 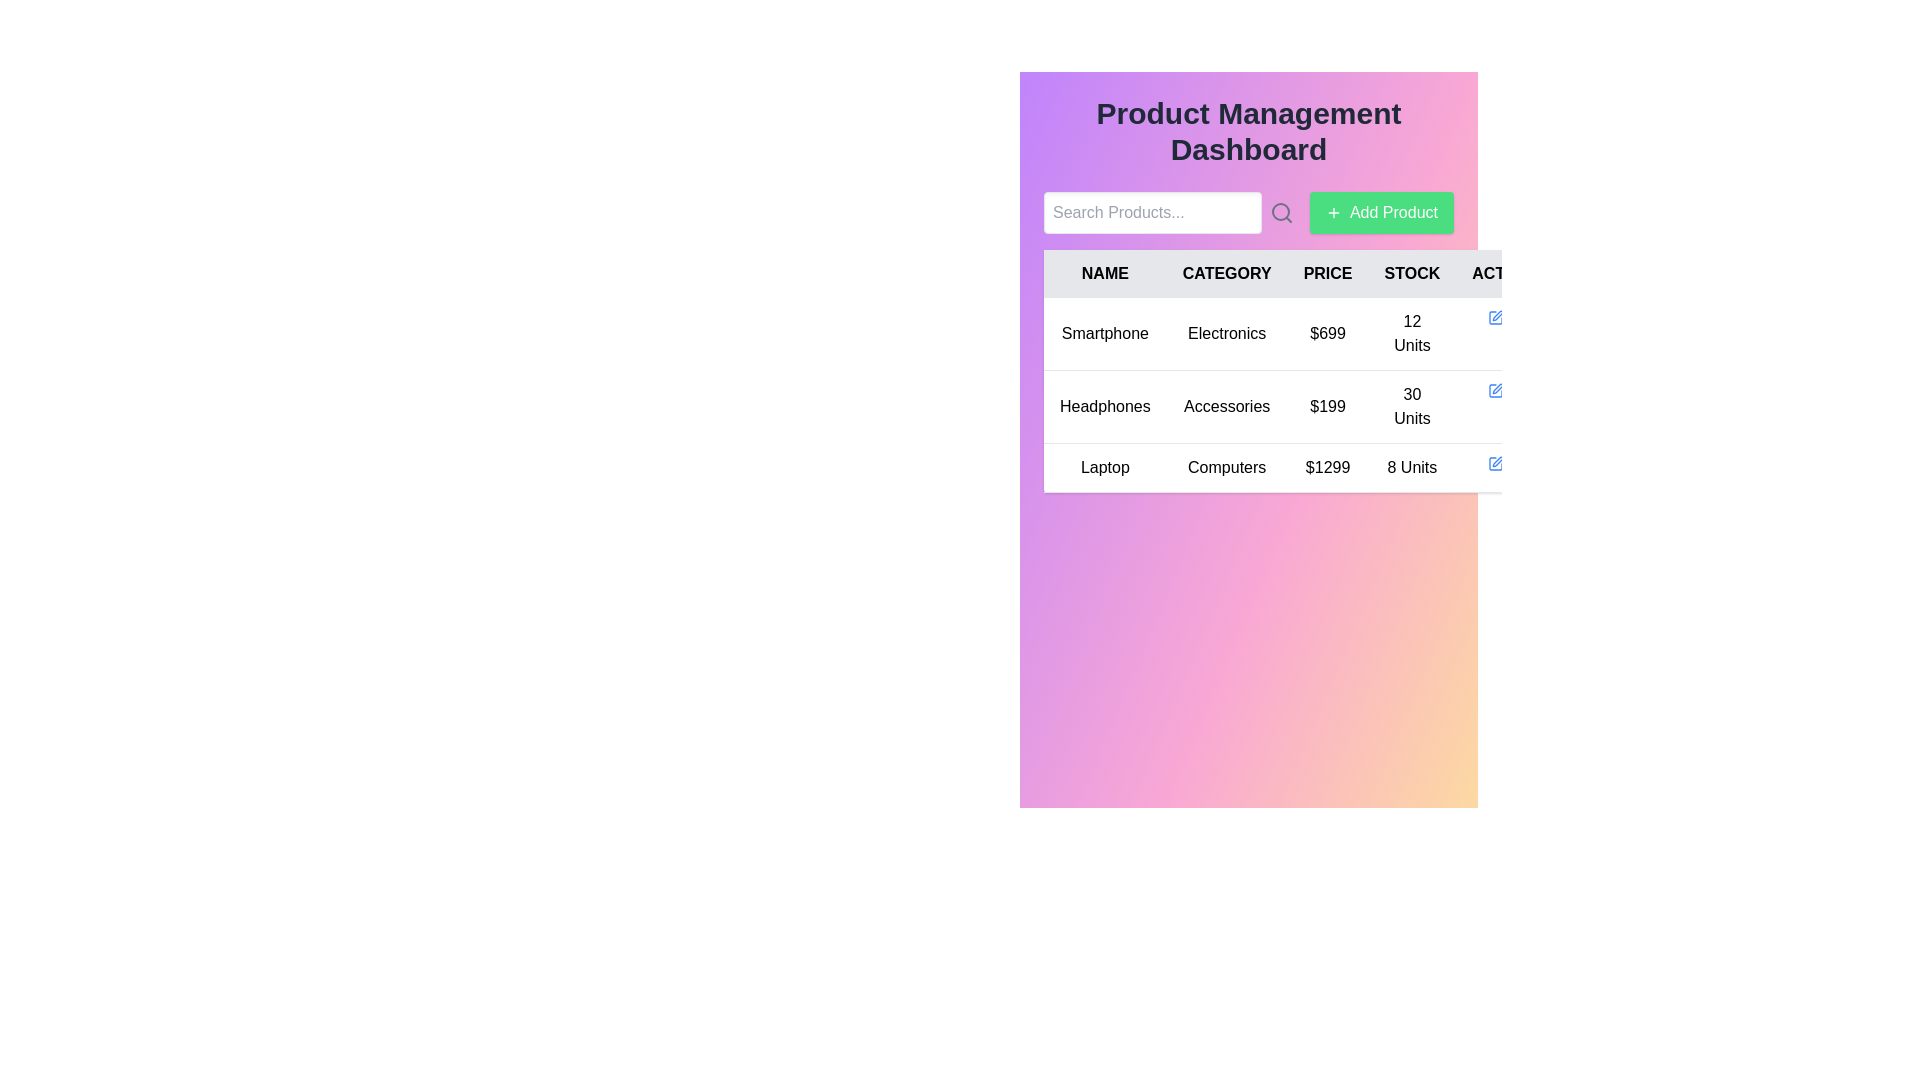 I want to click on the blue pen or edit icon located in the first row under the 'ACTION' column of the table adjacent to the 'Smartphone' product row, so click(x=1496, y=316).